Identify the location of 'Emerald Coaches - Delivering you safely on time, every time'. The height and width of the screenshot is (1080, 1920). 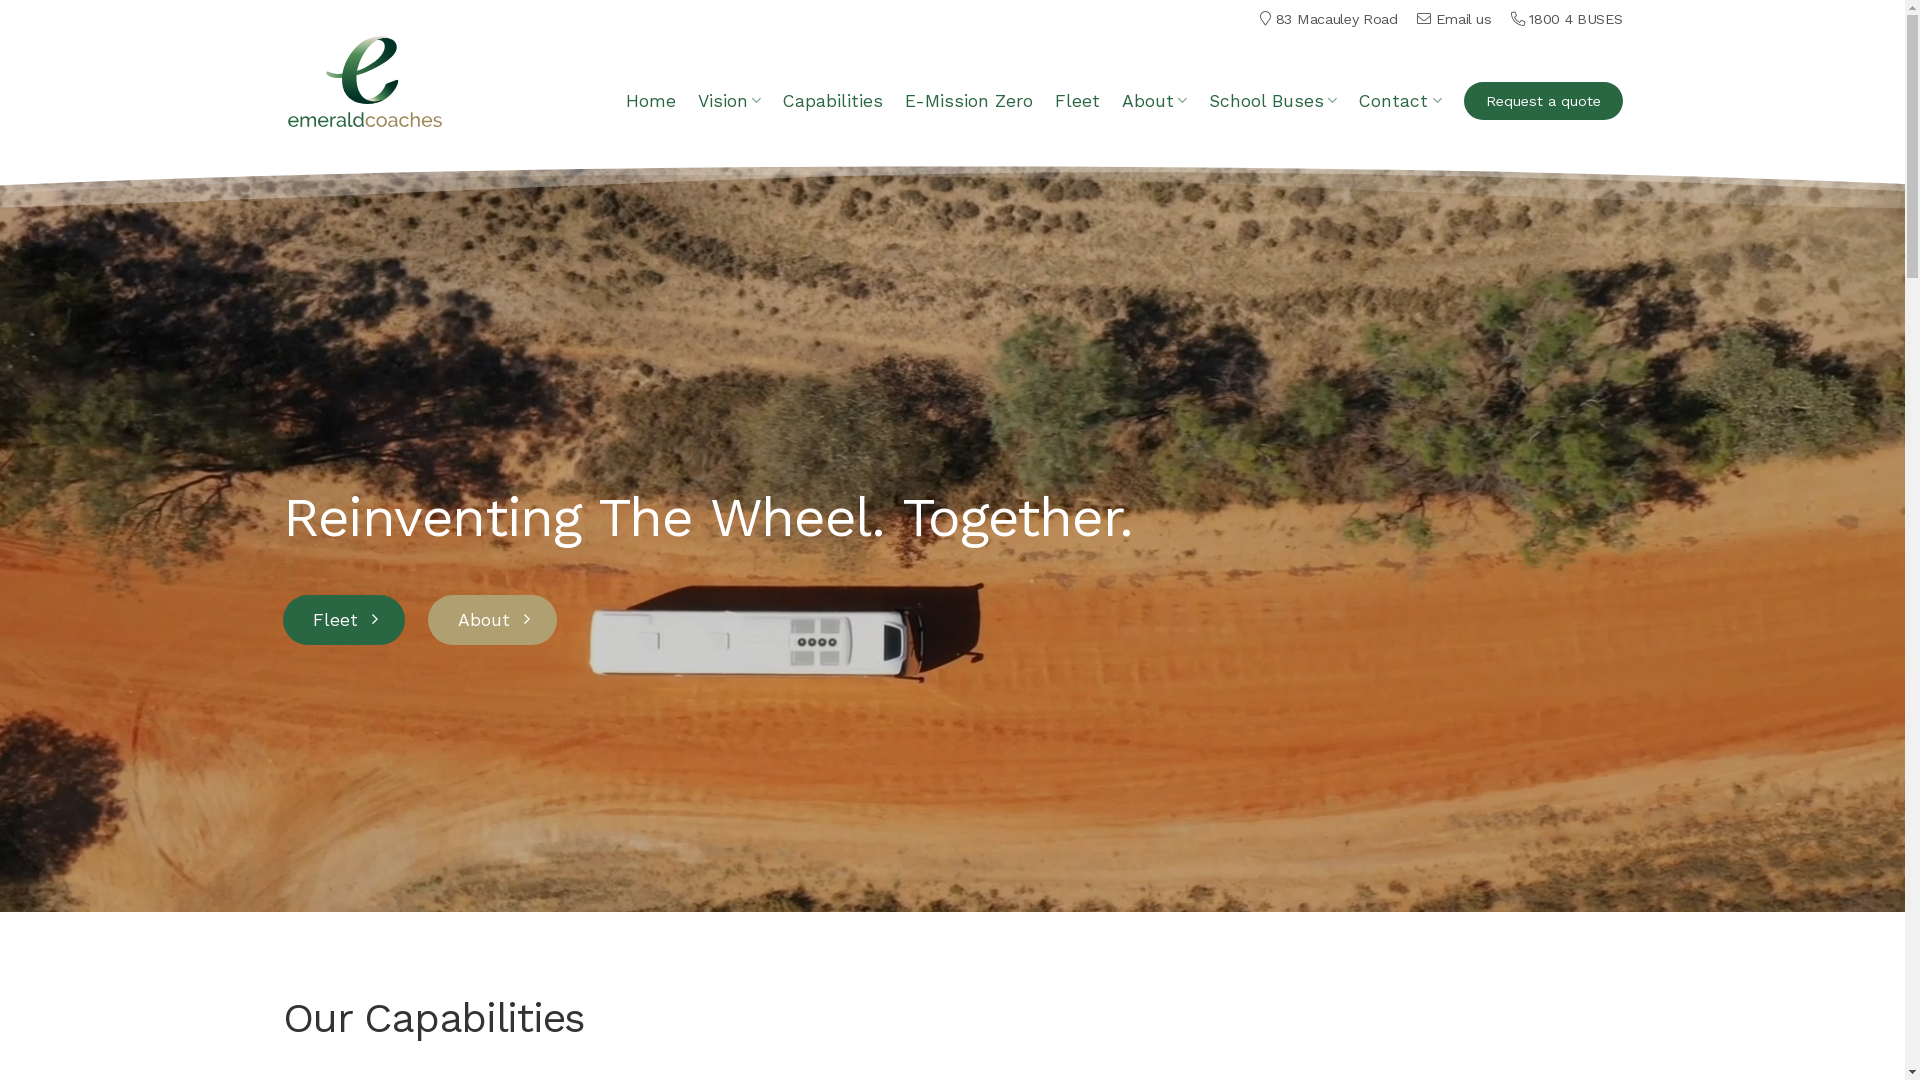
(281, 80).